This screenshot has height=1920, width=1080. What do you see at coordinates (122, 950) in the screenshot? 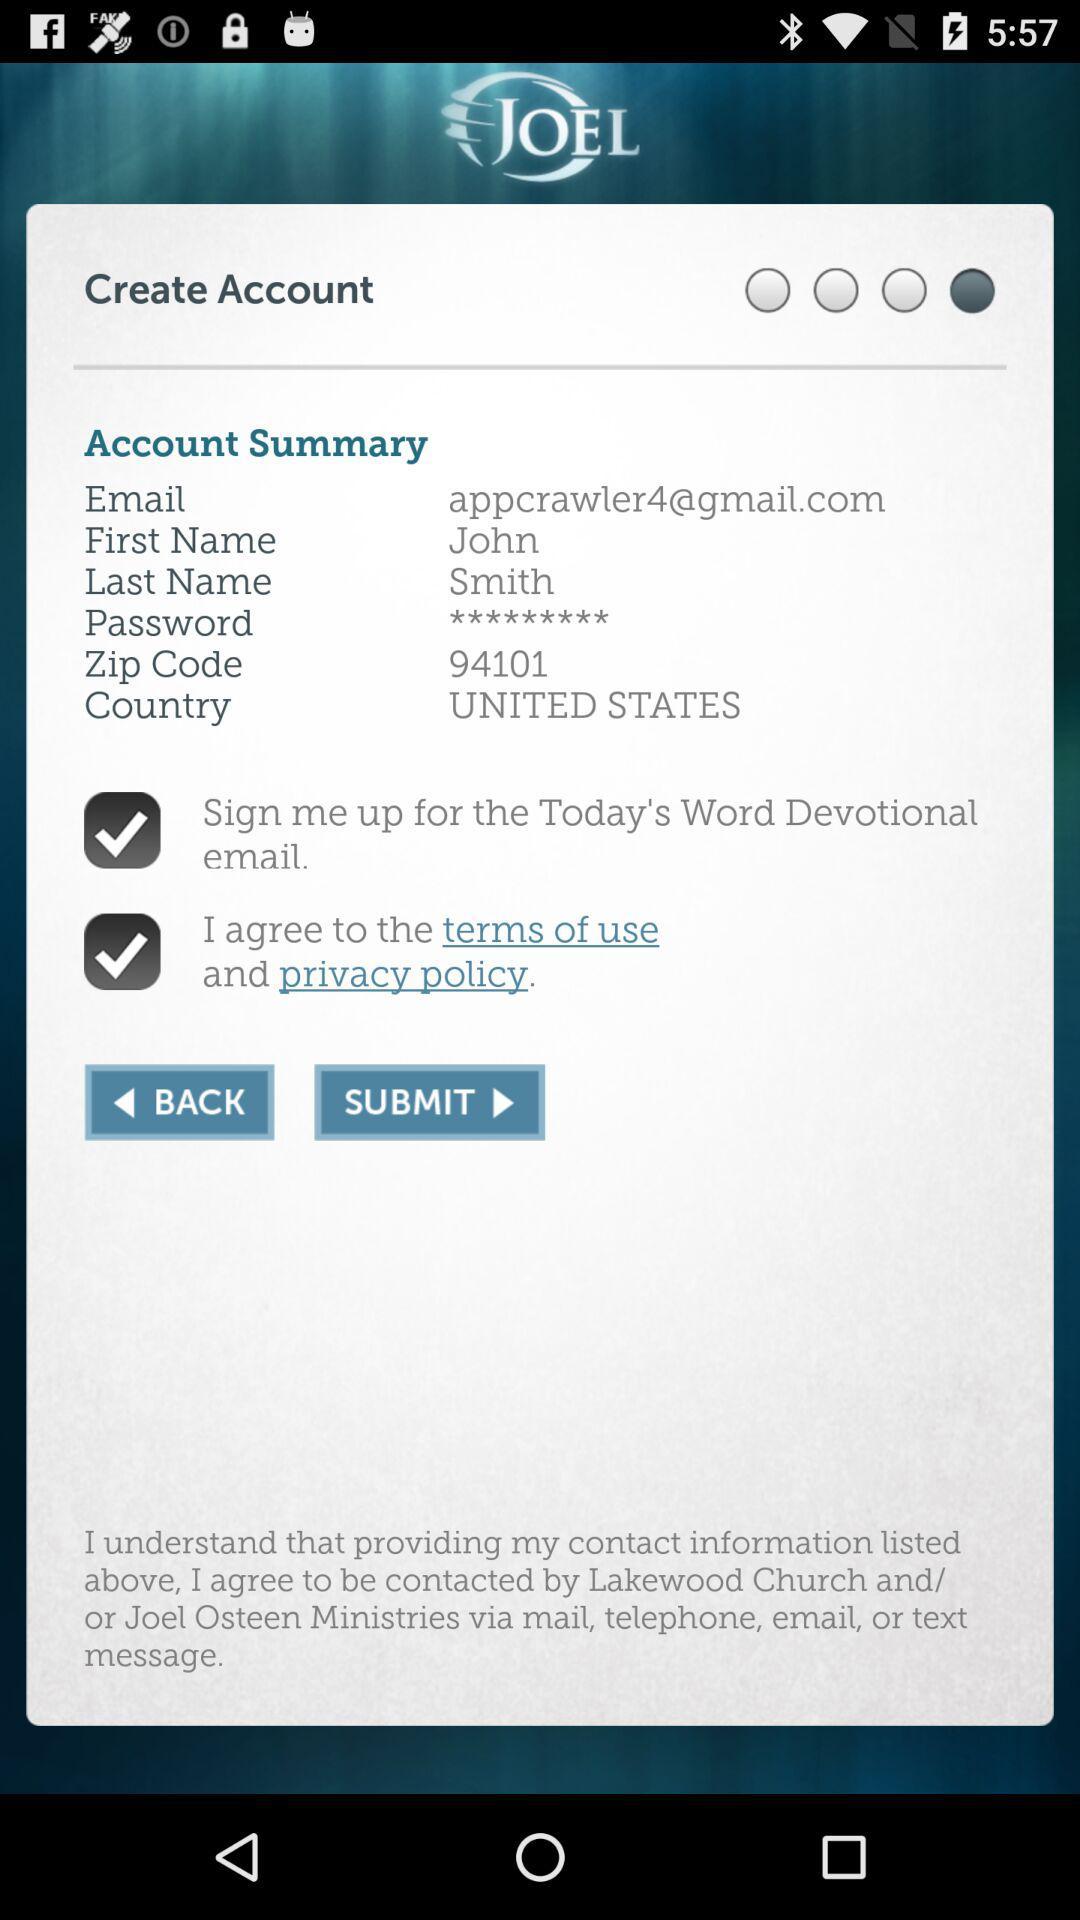
I see `verify agreement terms` at bounding box center [122, 950].